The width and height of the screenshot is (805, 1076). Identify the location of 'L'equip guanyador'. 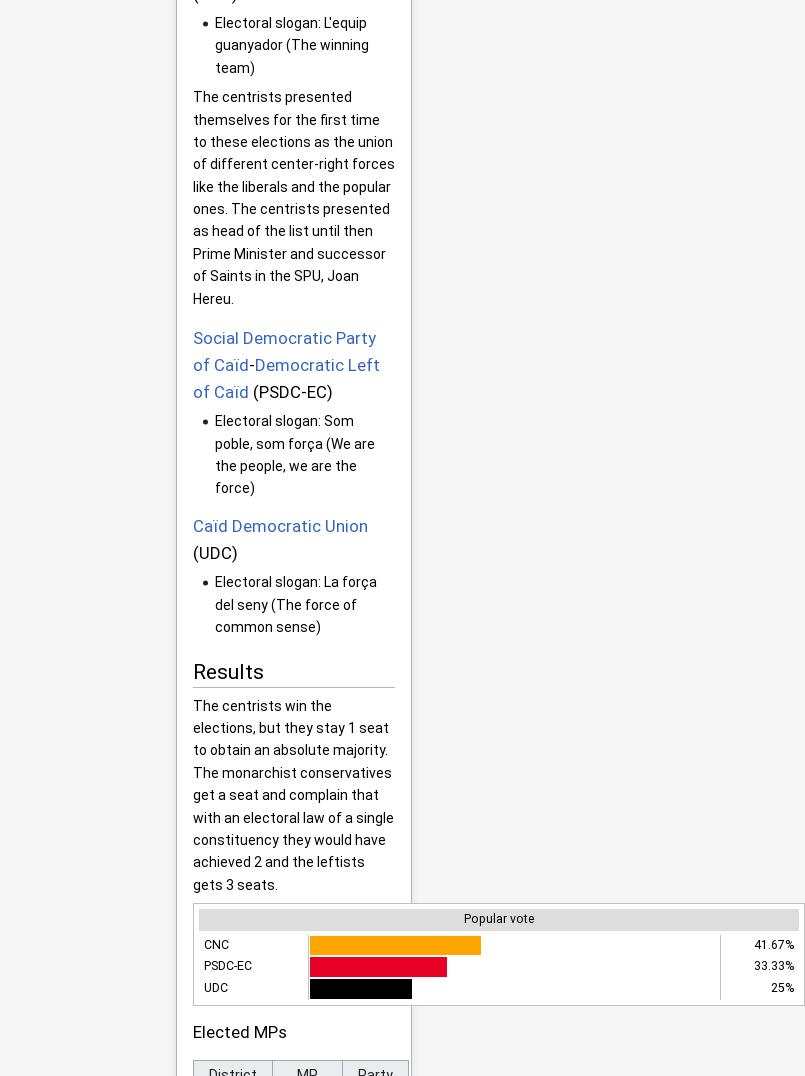
(290, 32).